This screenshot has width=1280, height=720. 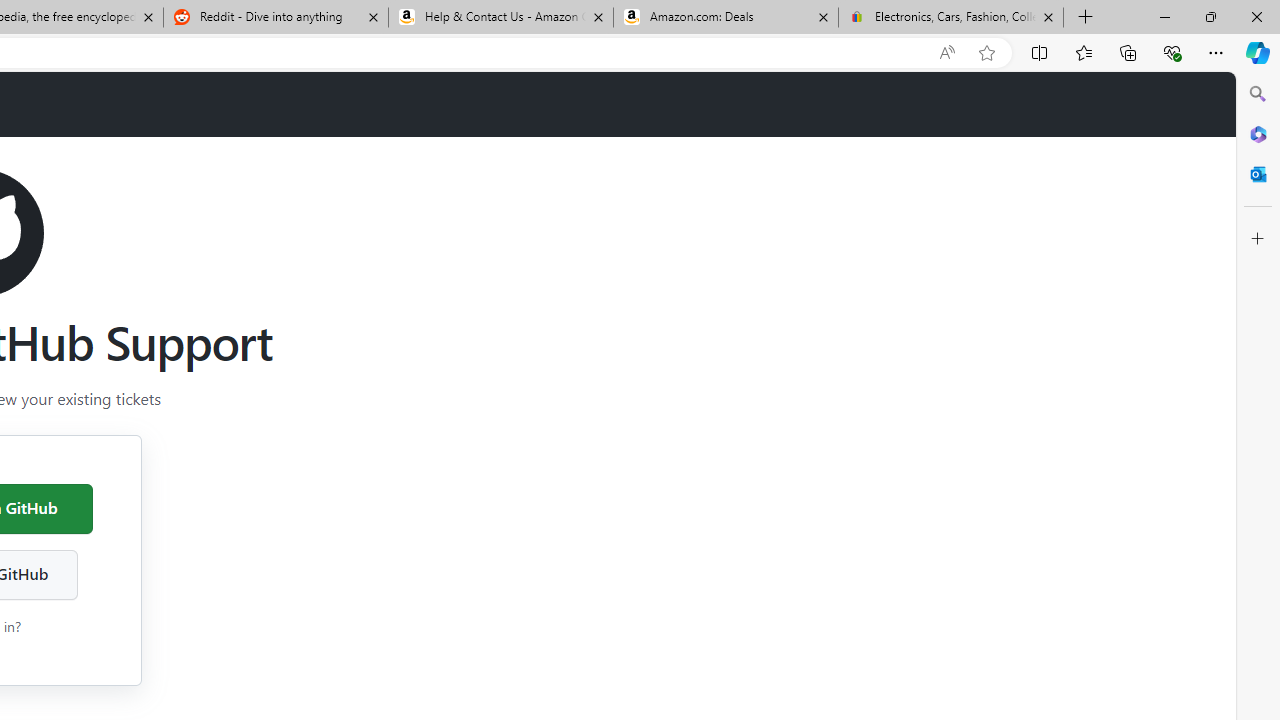 I want to click on 'Electronics, Cars, Fashion, Collectibles & More | eBay', so click(x=950, y=17).